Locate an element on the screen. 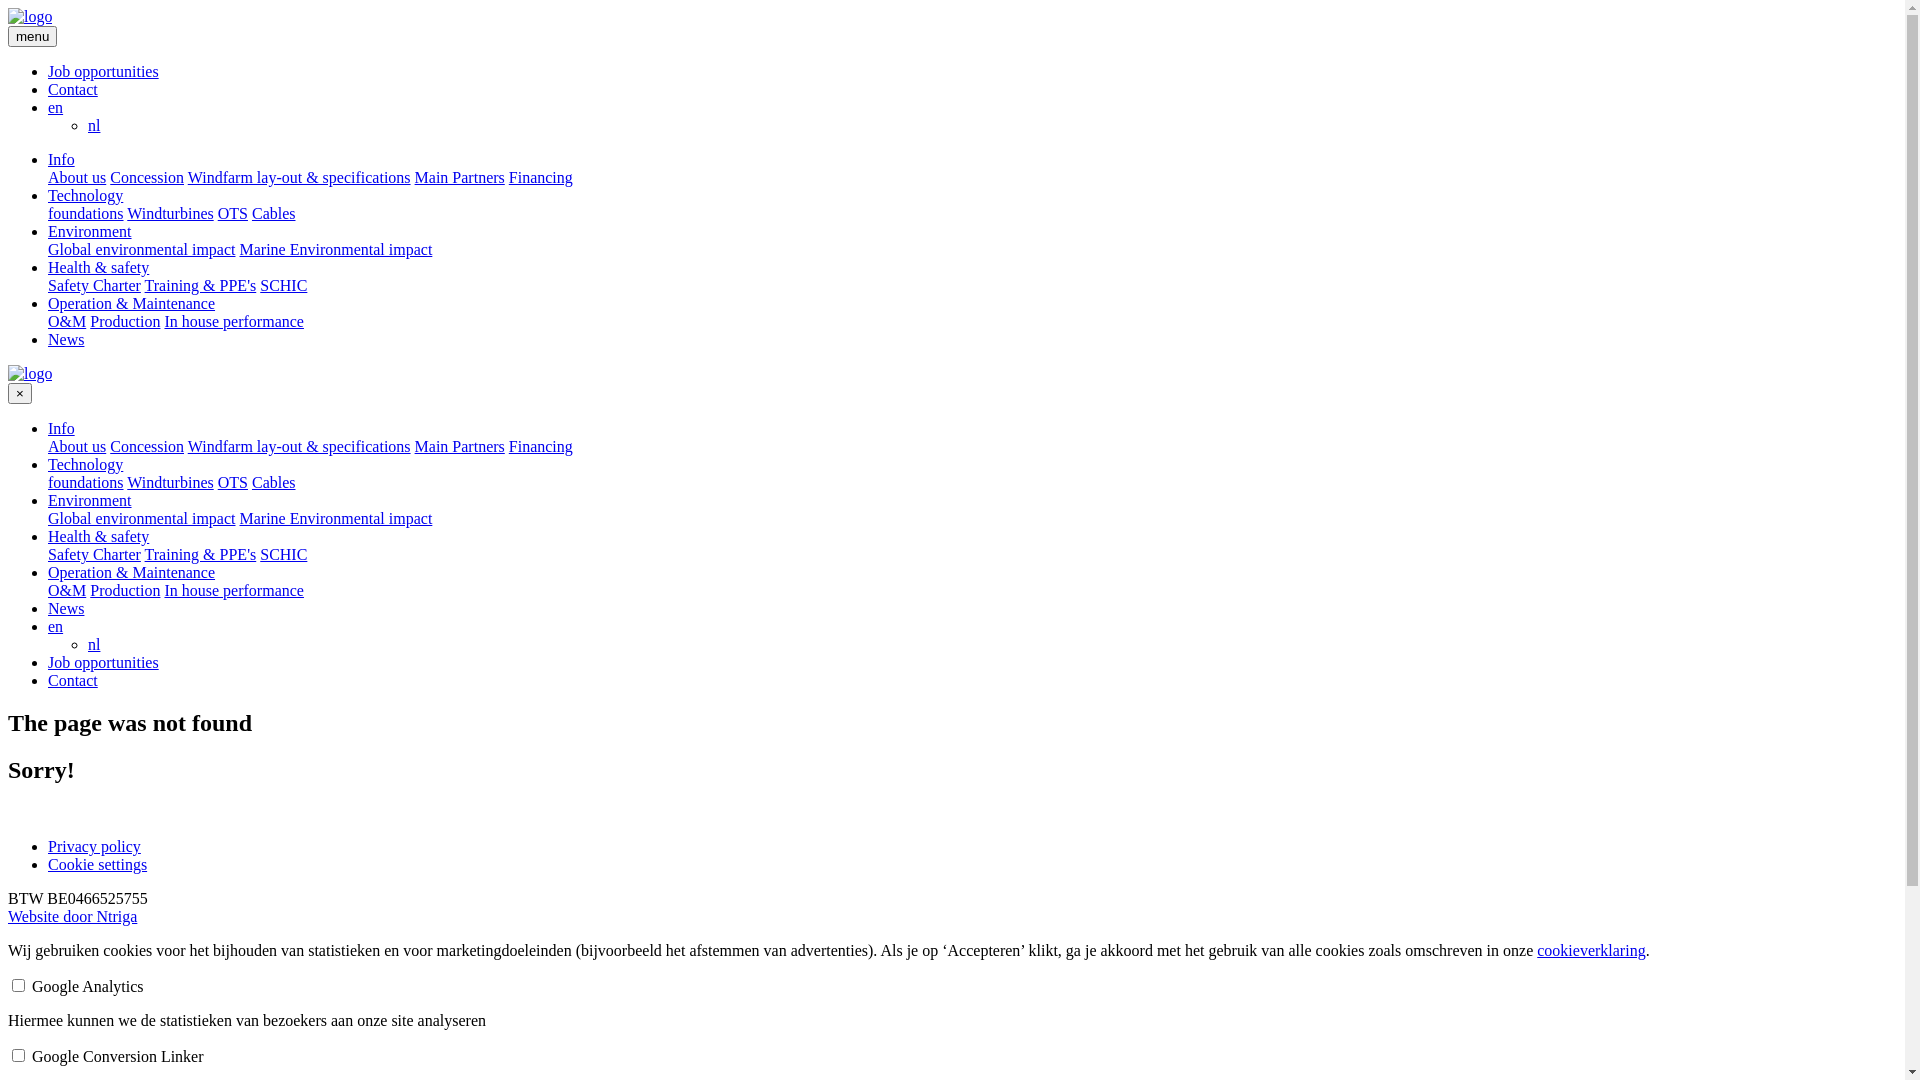 This screenshot has height=1080, width=1920. 'Windfarm lay-out & specifications' is located at coordinates (298, 176).